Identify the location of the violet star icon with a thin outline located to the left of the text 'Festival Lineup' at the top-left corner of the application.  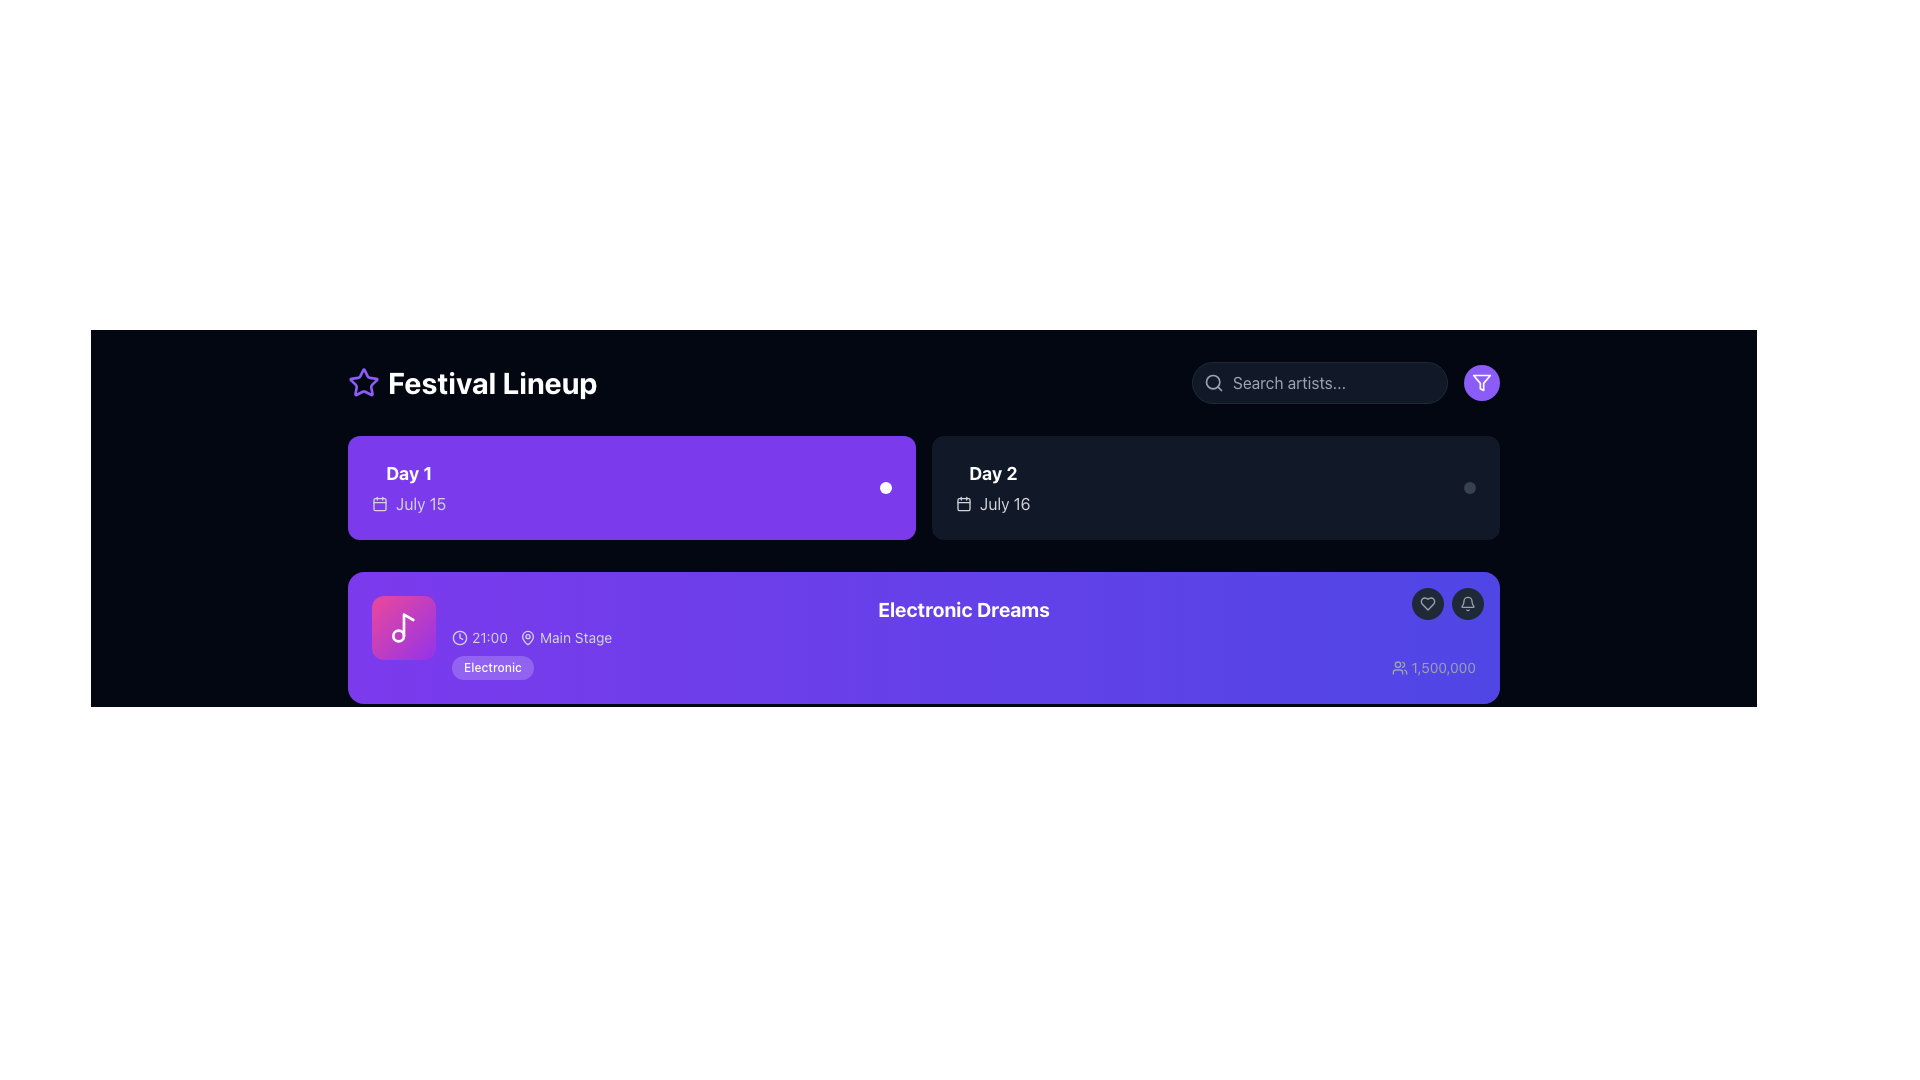
(364, 382).